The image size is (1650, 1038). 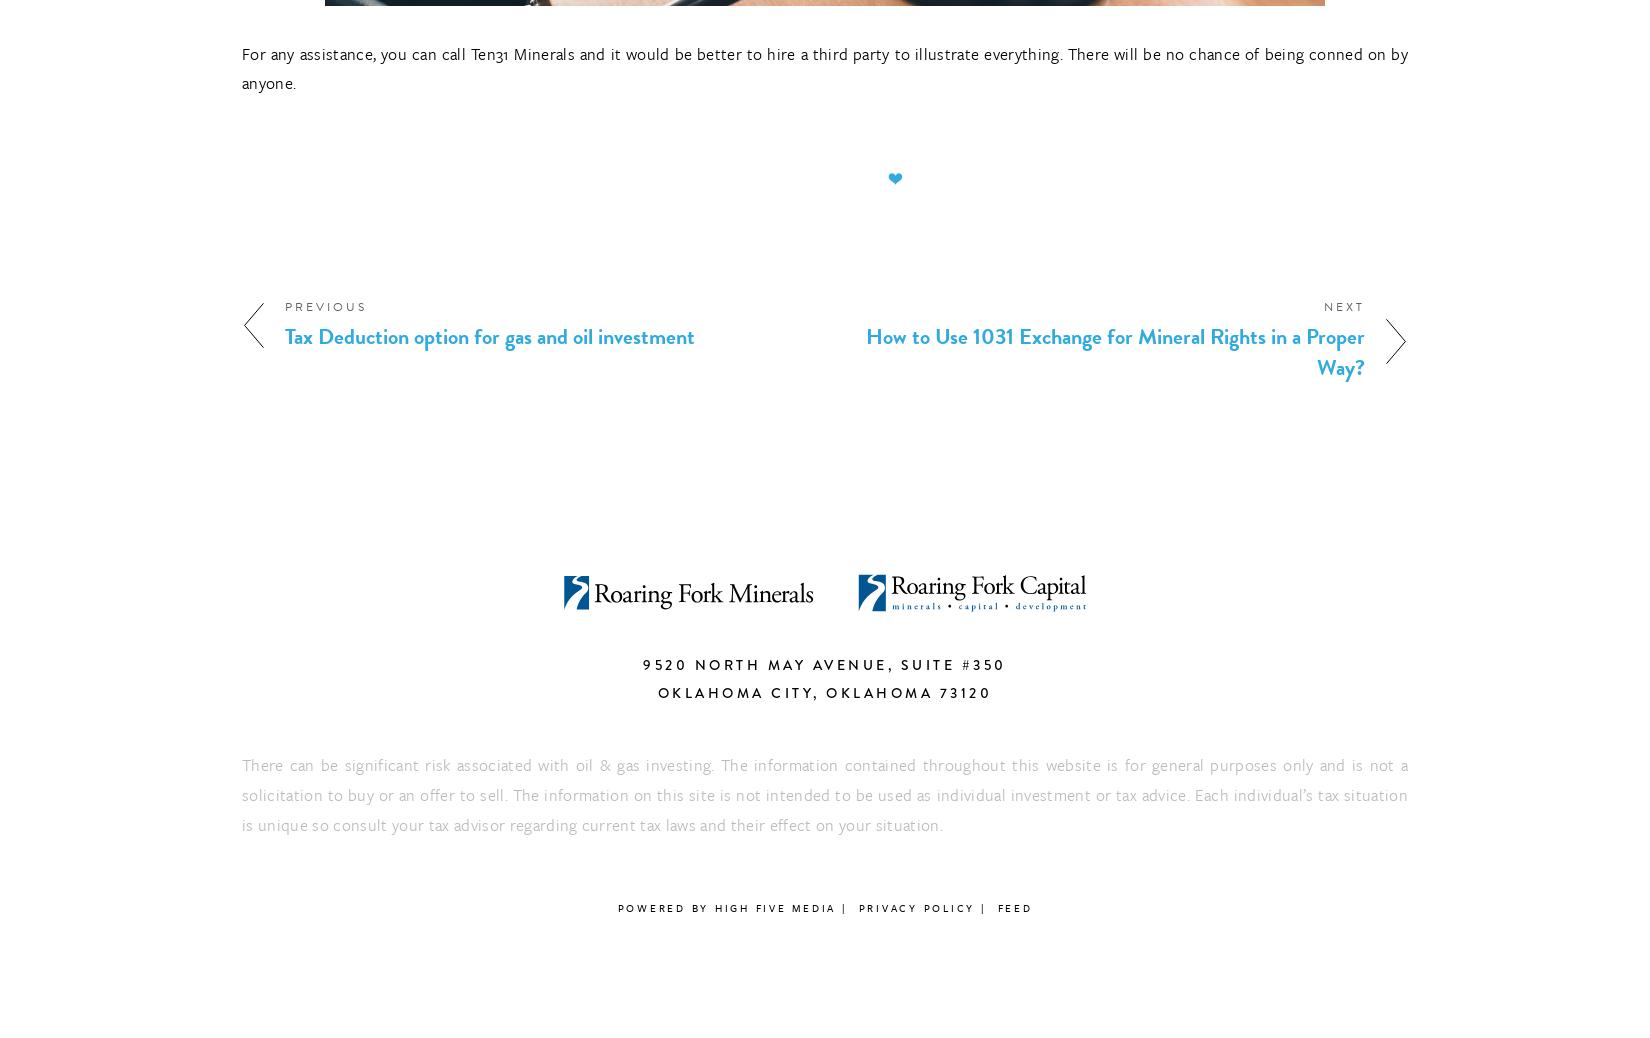 I want to click on 'How to Use 1031 Exchange for Mineral Rights in a Proper Way?', so click(x=1115, y=351).